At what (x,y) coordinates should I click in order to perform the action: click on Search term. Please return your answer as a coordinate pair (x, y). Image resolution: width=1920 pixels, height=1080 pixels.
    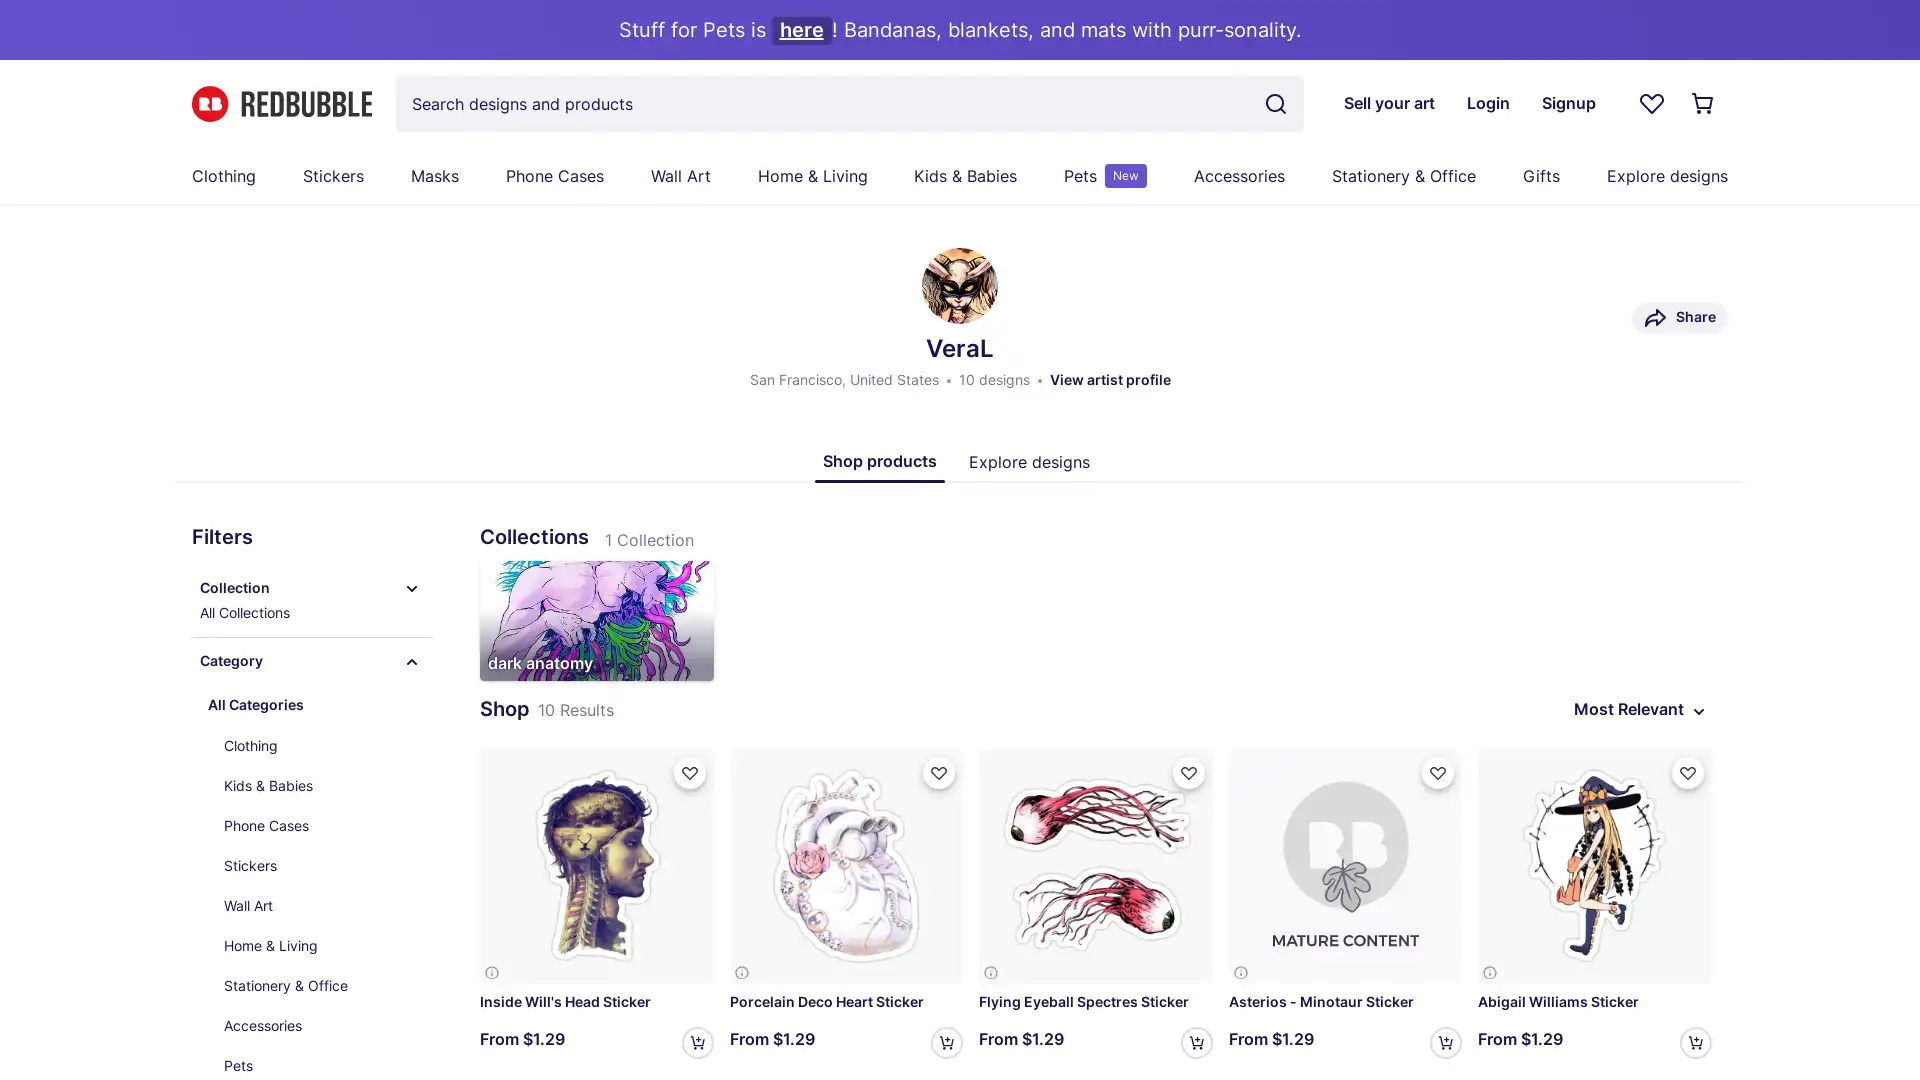
    Looking at the image, I should click on (1275, 104).